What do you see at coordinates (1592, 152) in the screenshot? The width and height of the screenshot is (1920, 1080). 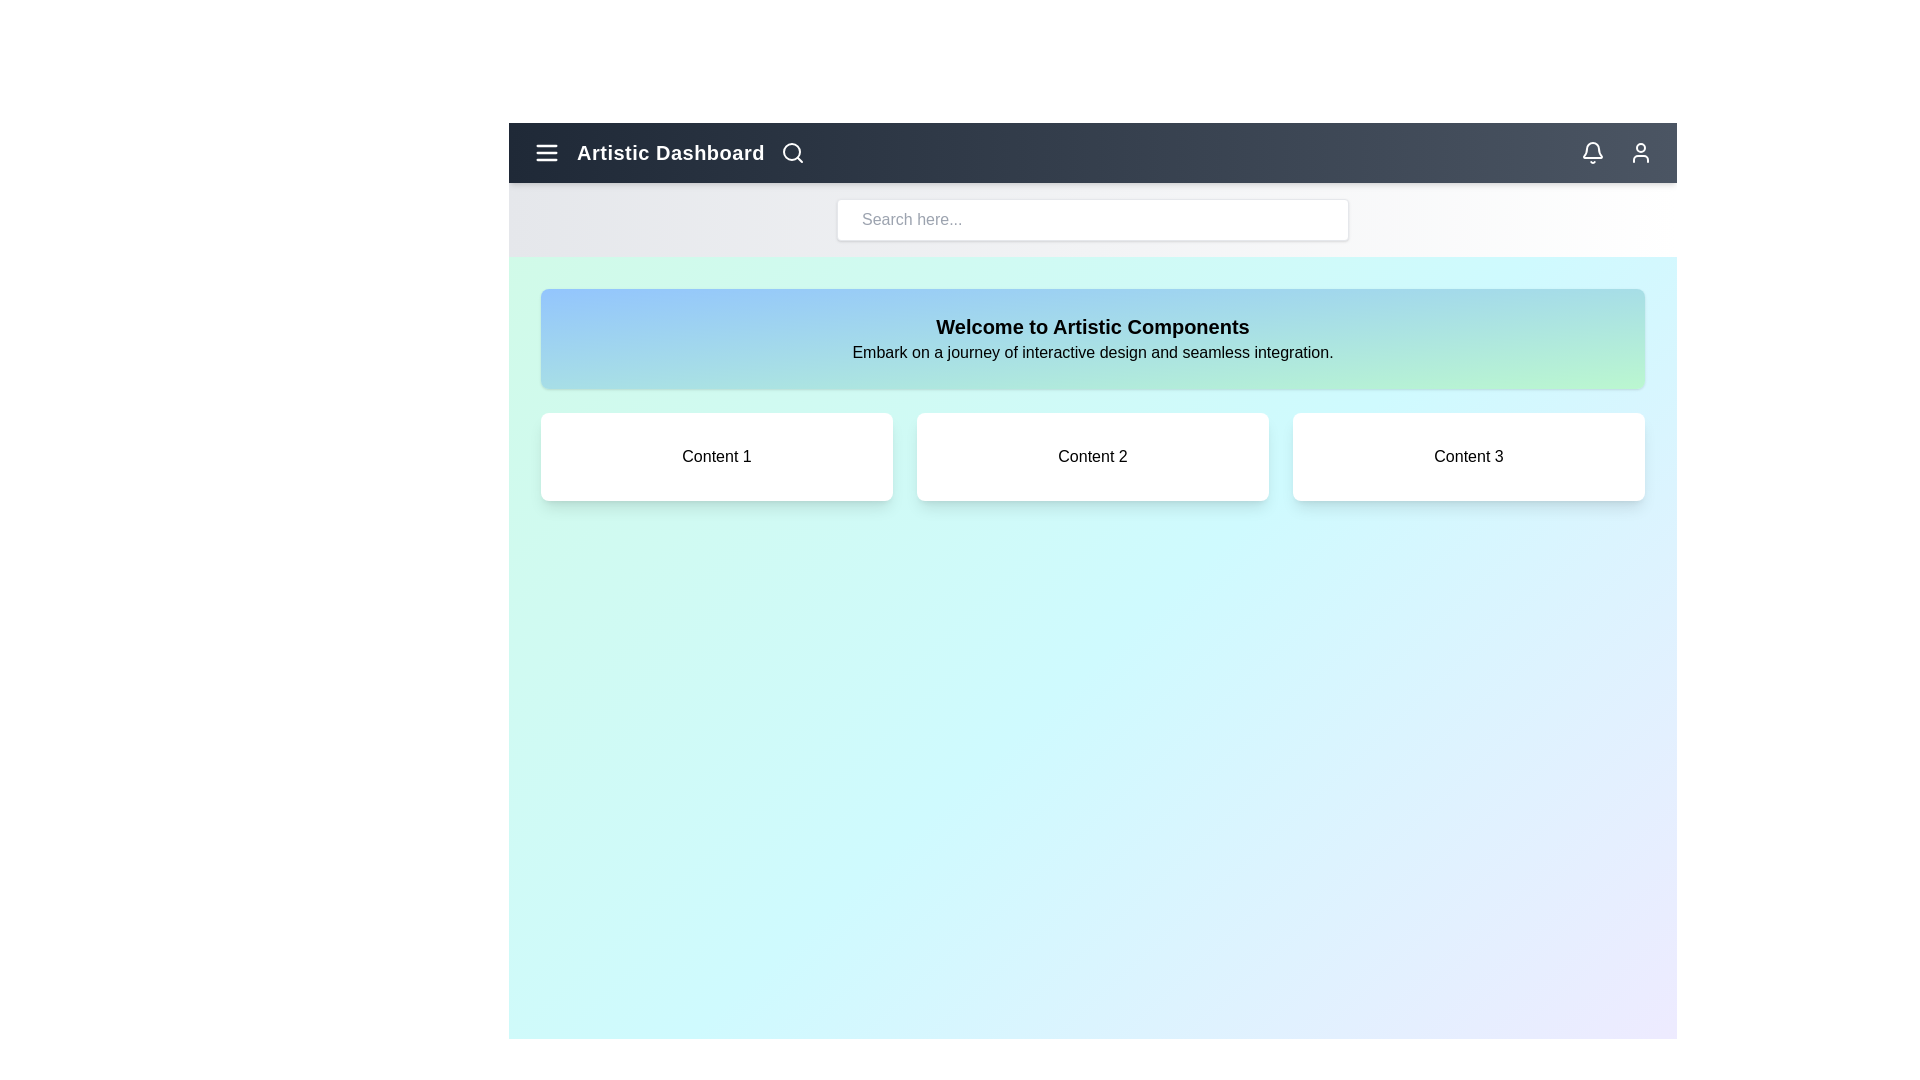 I see `the notification bell icon` at bounding box center [1592, 152].